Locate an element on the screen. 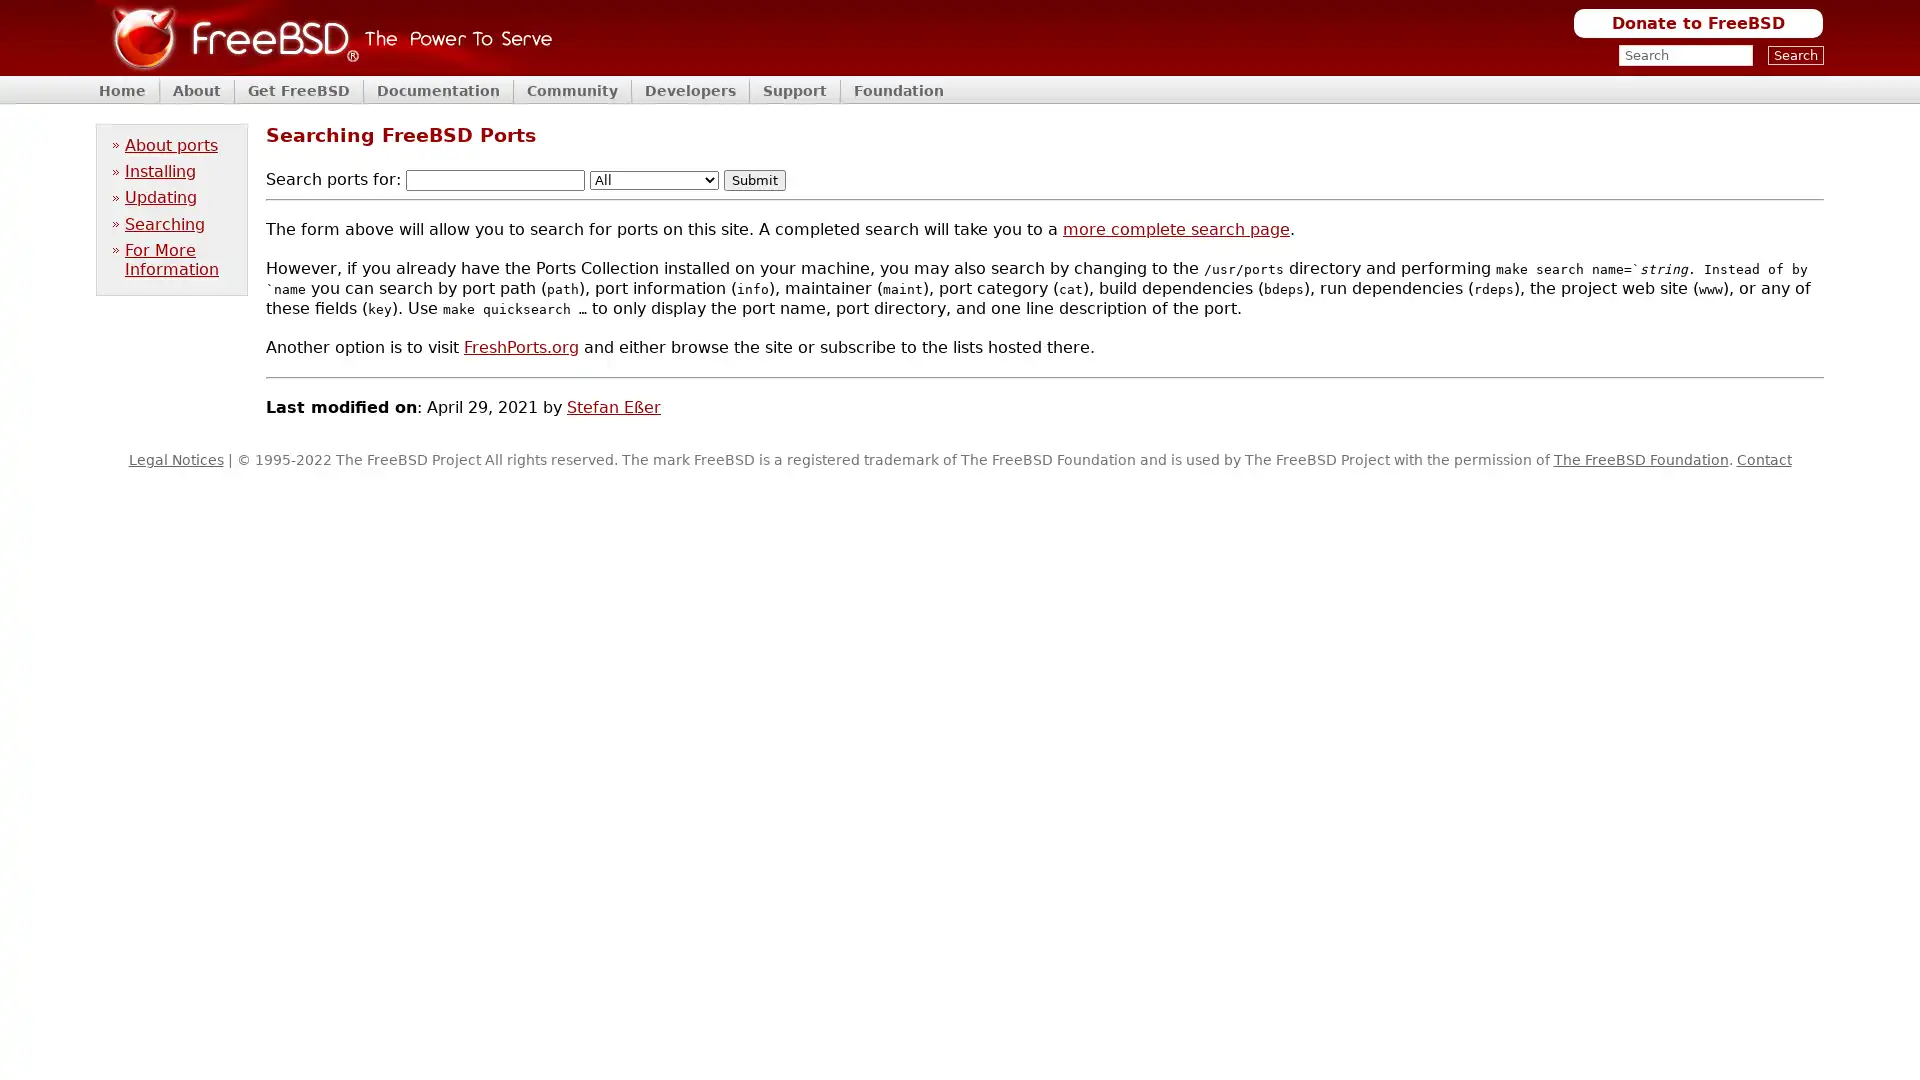 The width and height of the screenshot is (1920, 1080). Search is located at coordinates (1795, 54).